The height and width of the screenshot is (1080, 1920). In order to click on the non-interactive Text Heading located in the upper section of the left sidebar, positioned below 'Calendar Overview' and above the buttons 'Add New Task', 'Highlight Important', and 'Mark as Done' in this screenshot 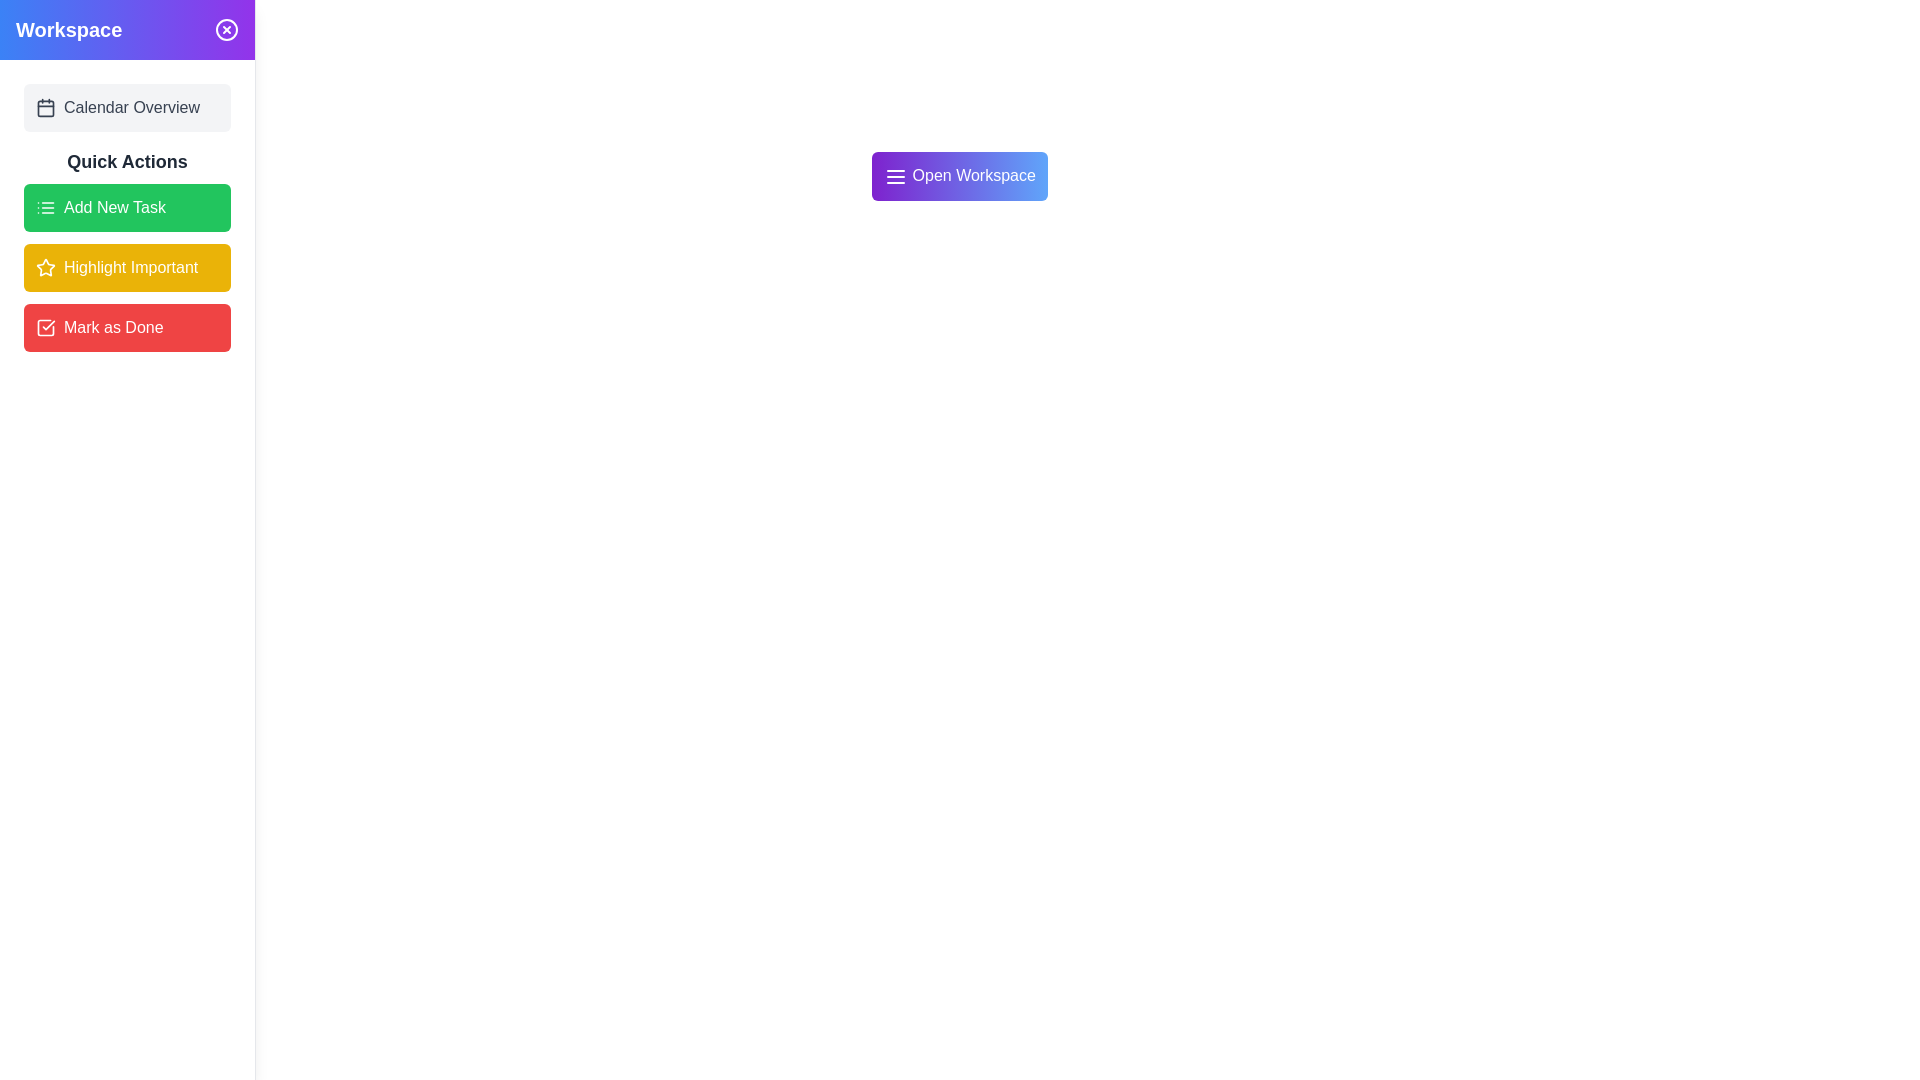, I will do `click(126, 161)`.